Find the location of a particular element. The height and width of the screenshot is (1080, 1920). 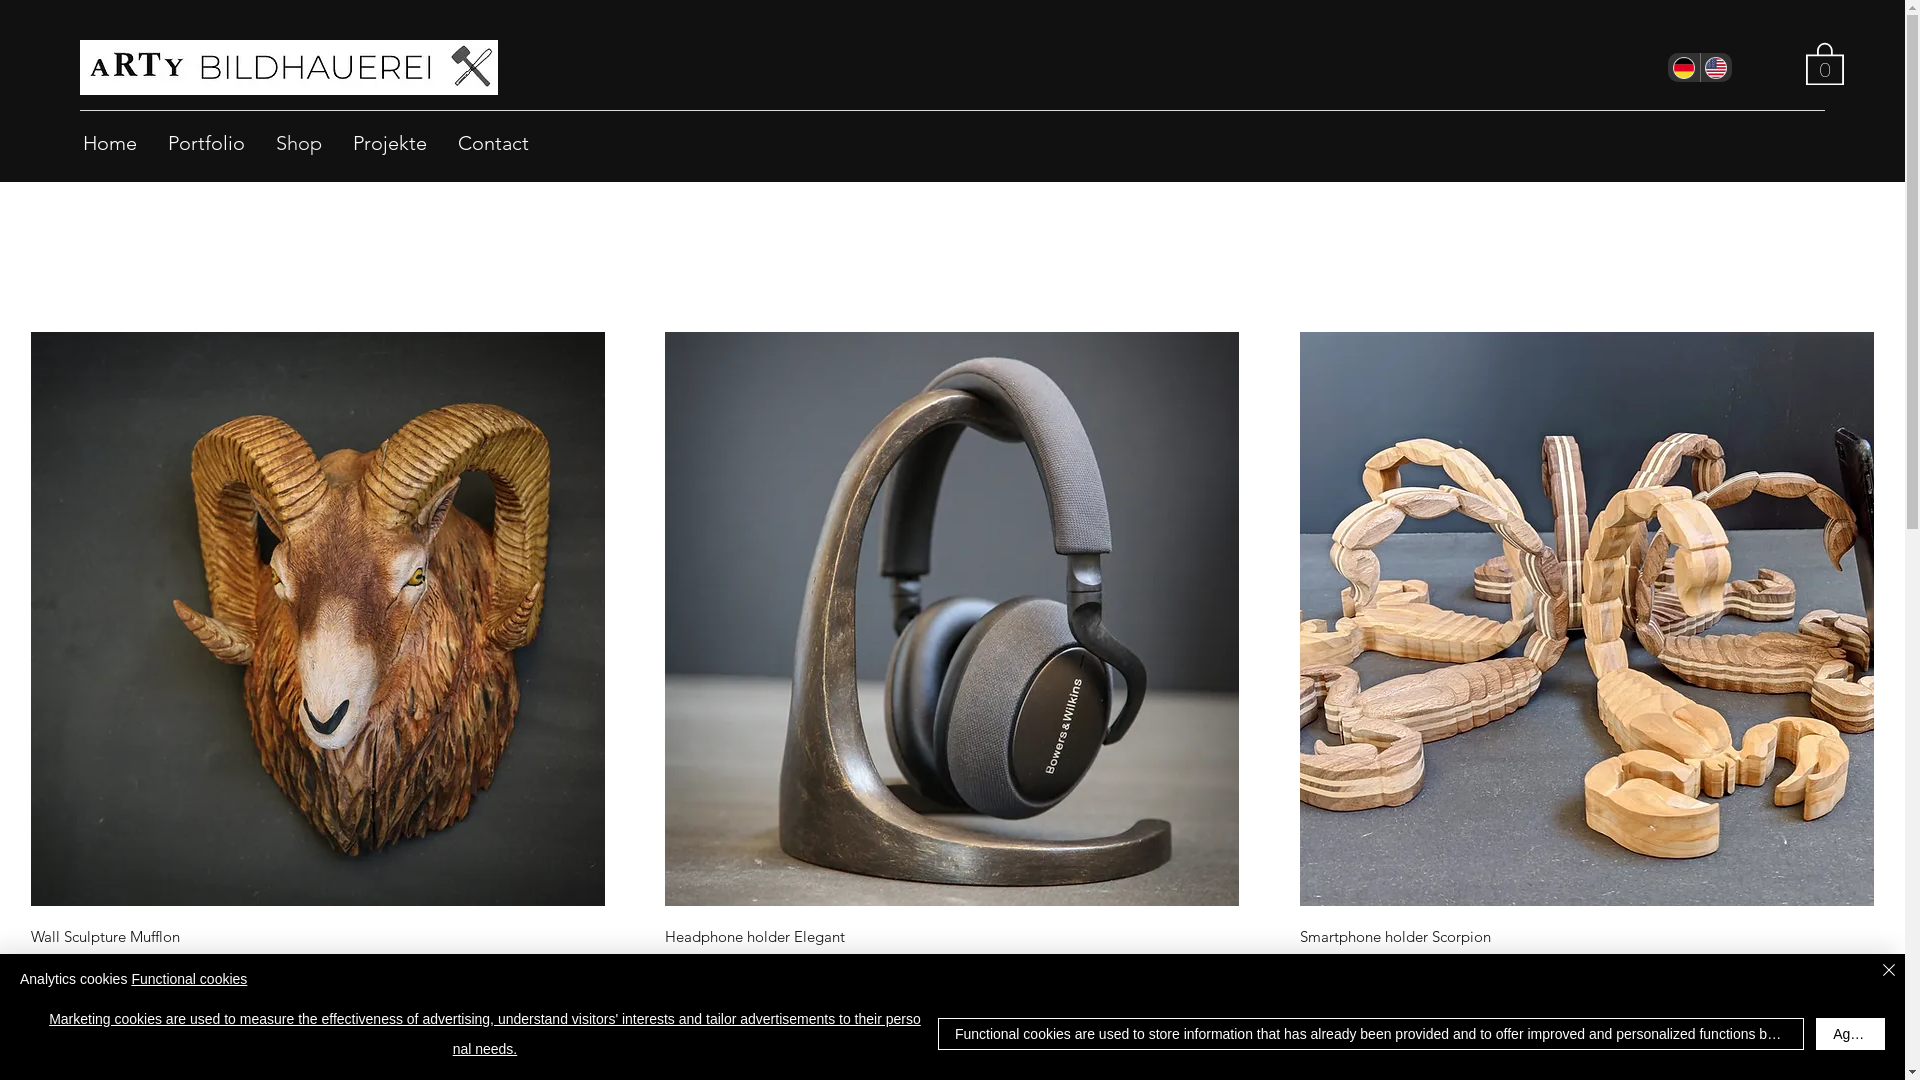

'Contact' is located at coordinates (441, 141).